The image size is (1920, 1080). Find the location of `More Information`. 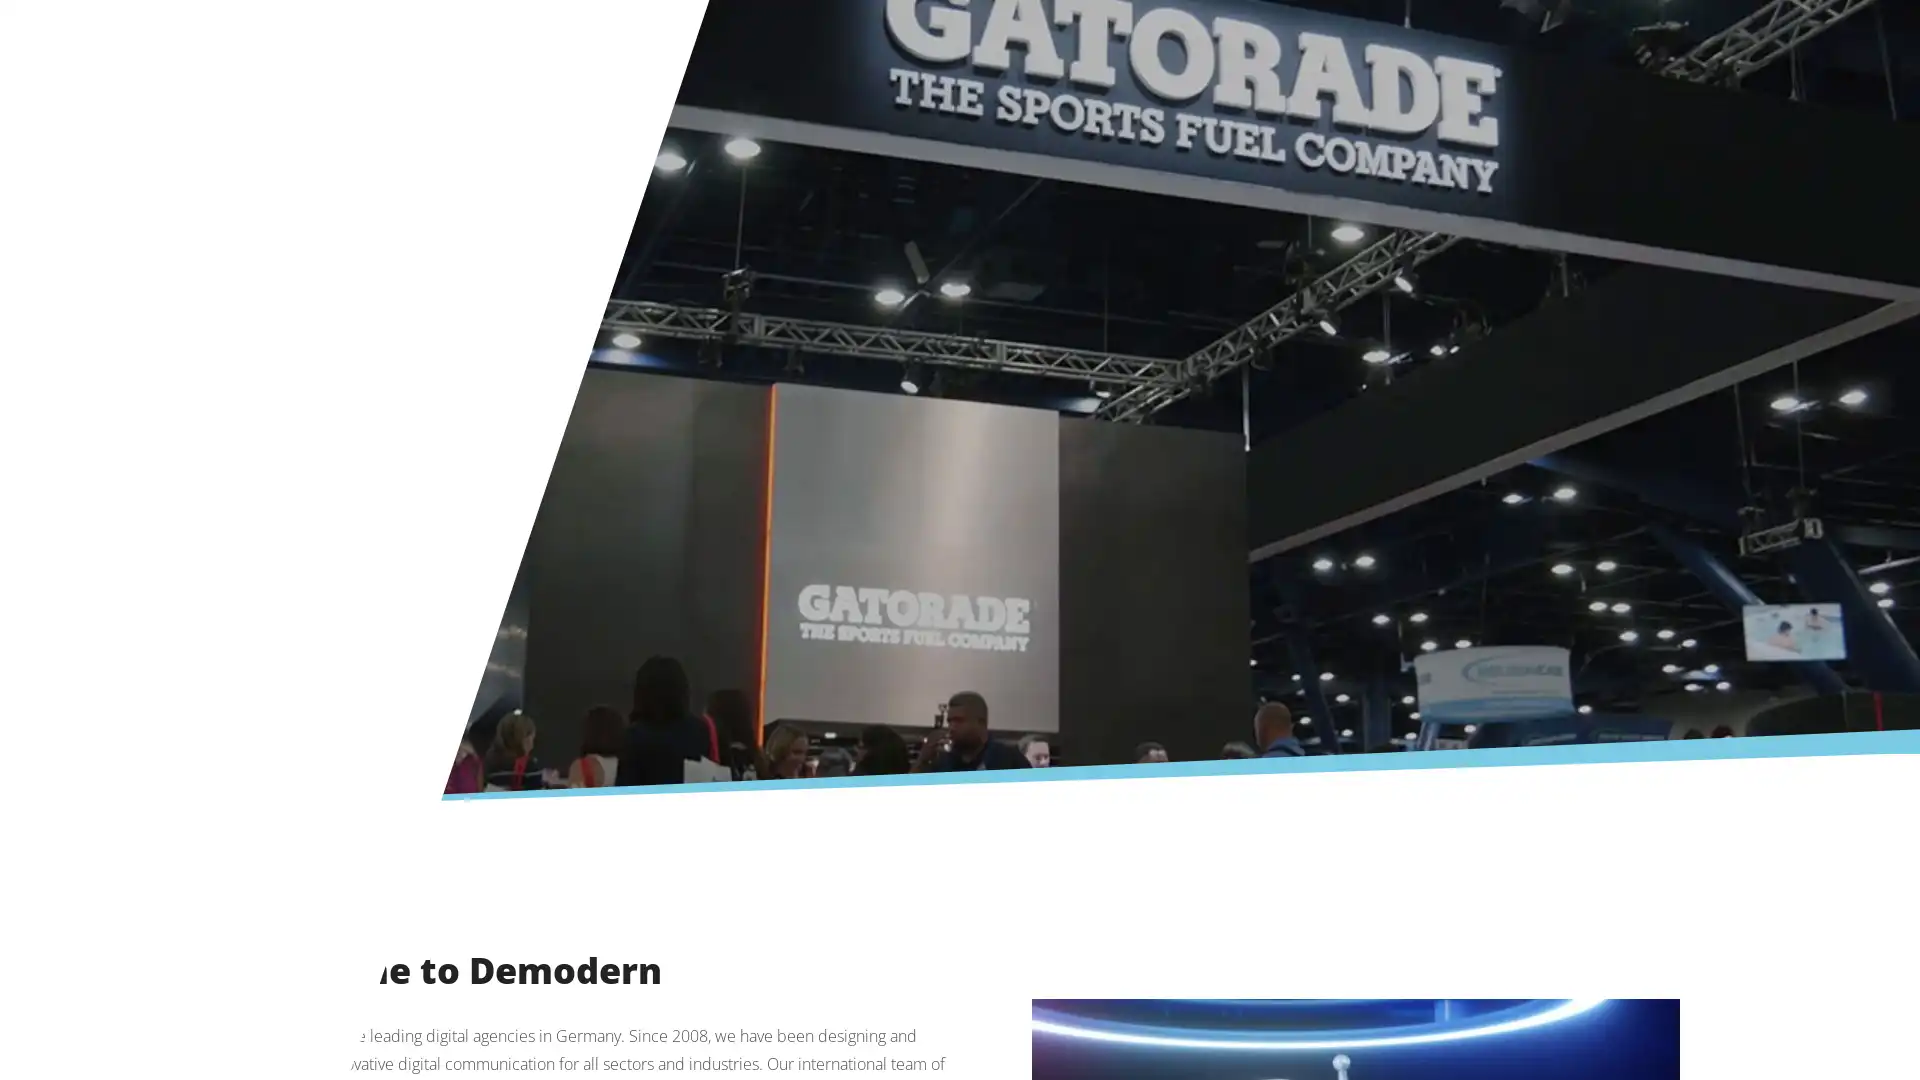

More Information is located at coordinates (923, 1035).